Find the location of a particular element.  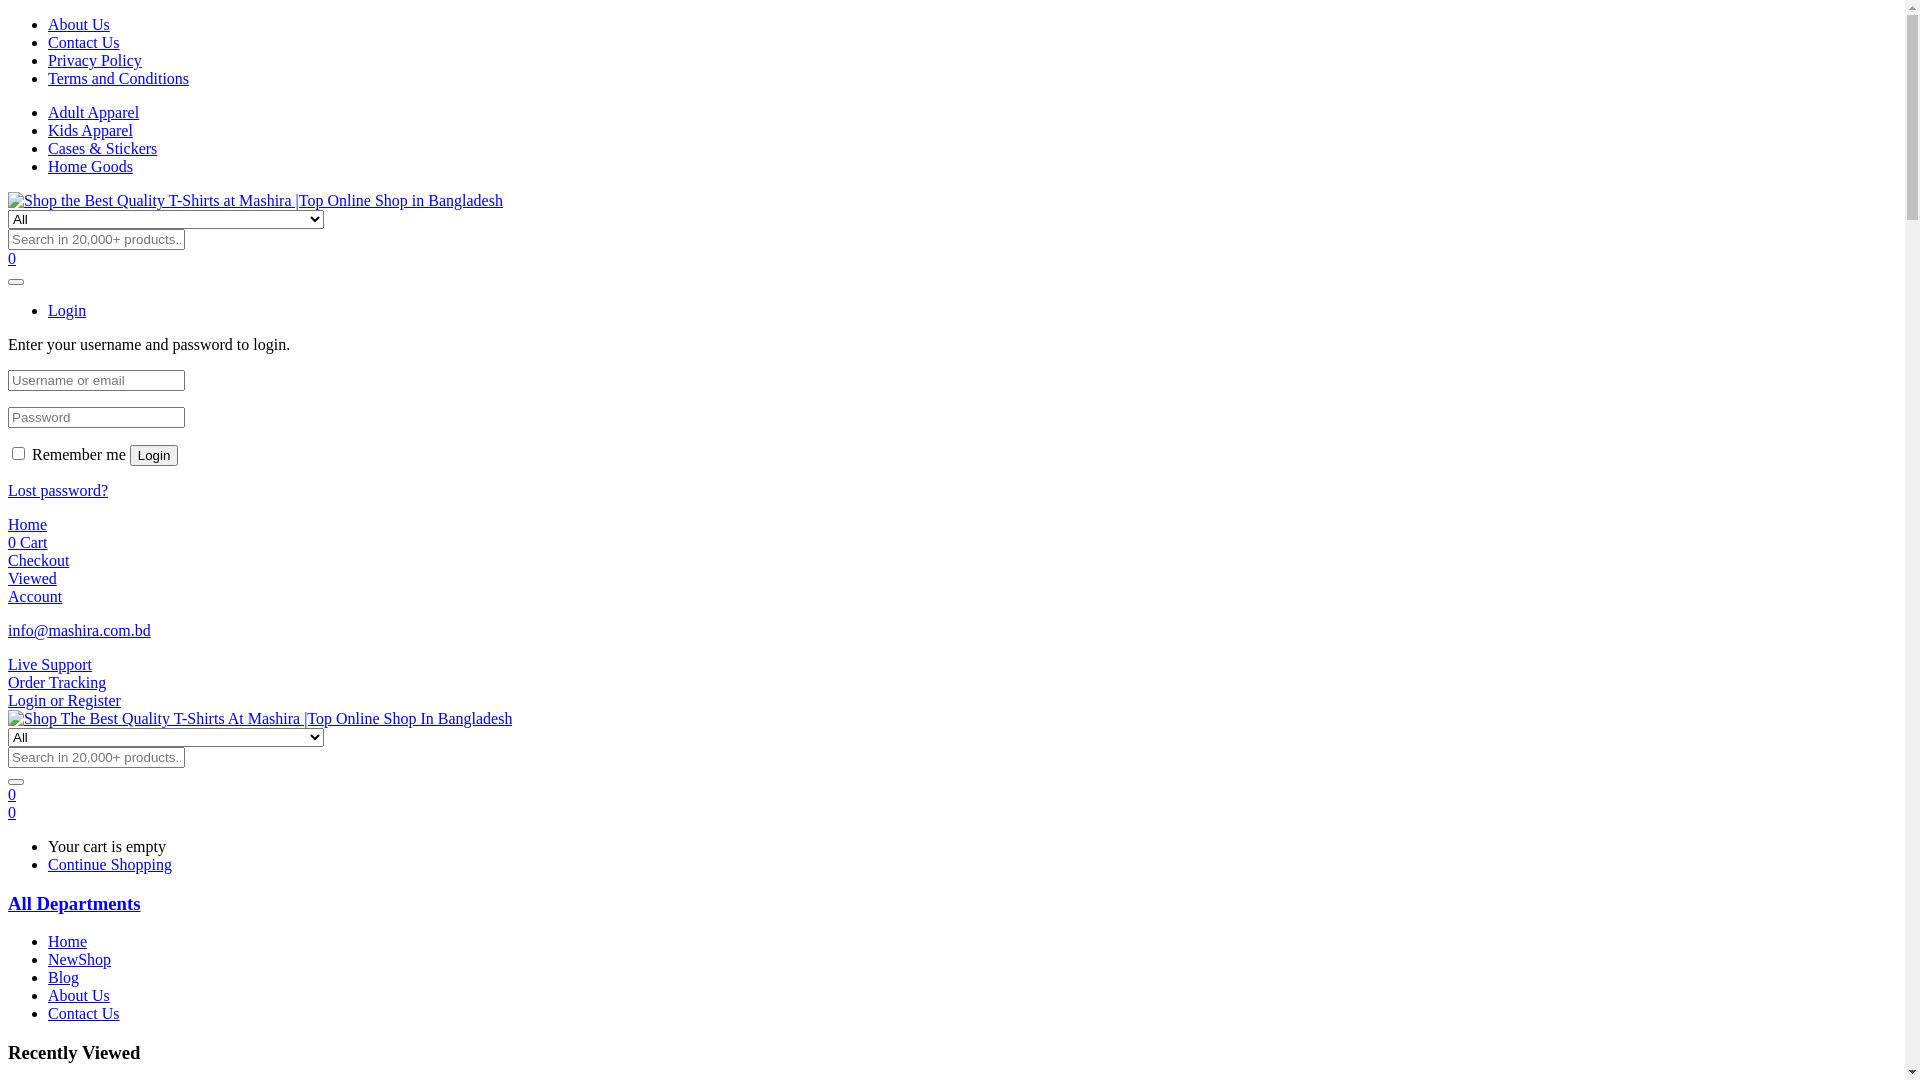

'Order Tracking' is located at coordinates (57, 681).